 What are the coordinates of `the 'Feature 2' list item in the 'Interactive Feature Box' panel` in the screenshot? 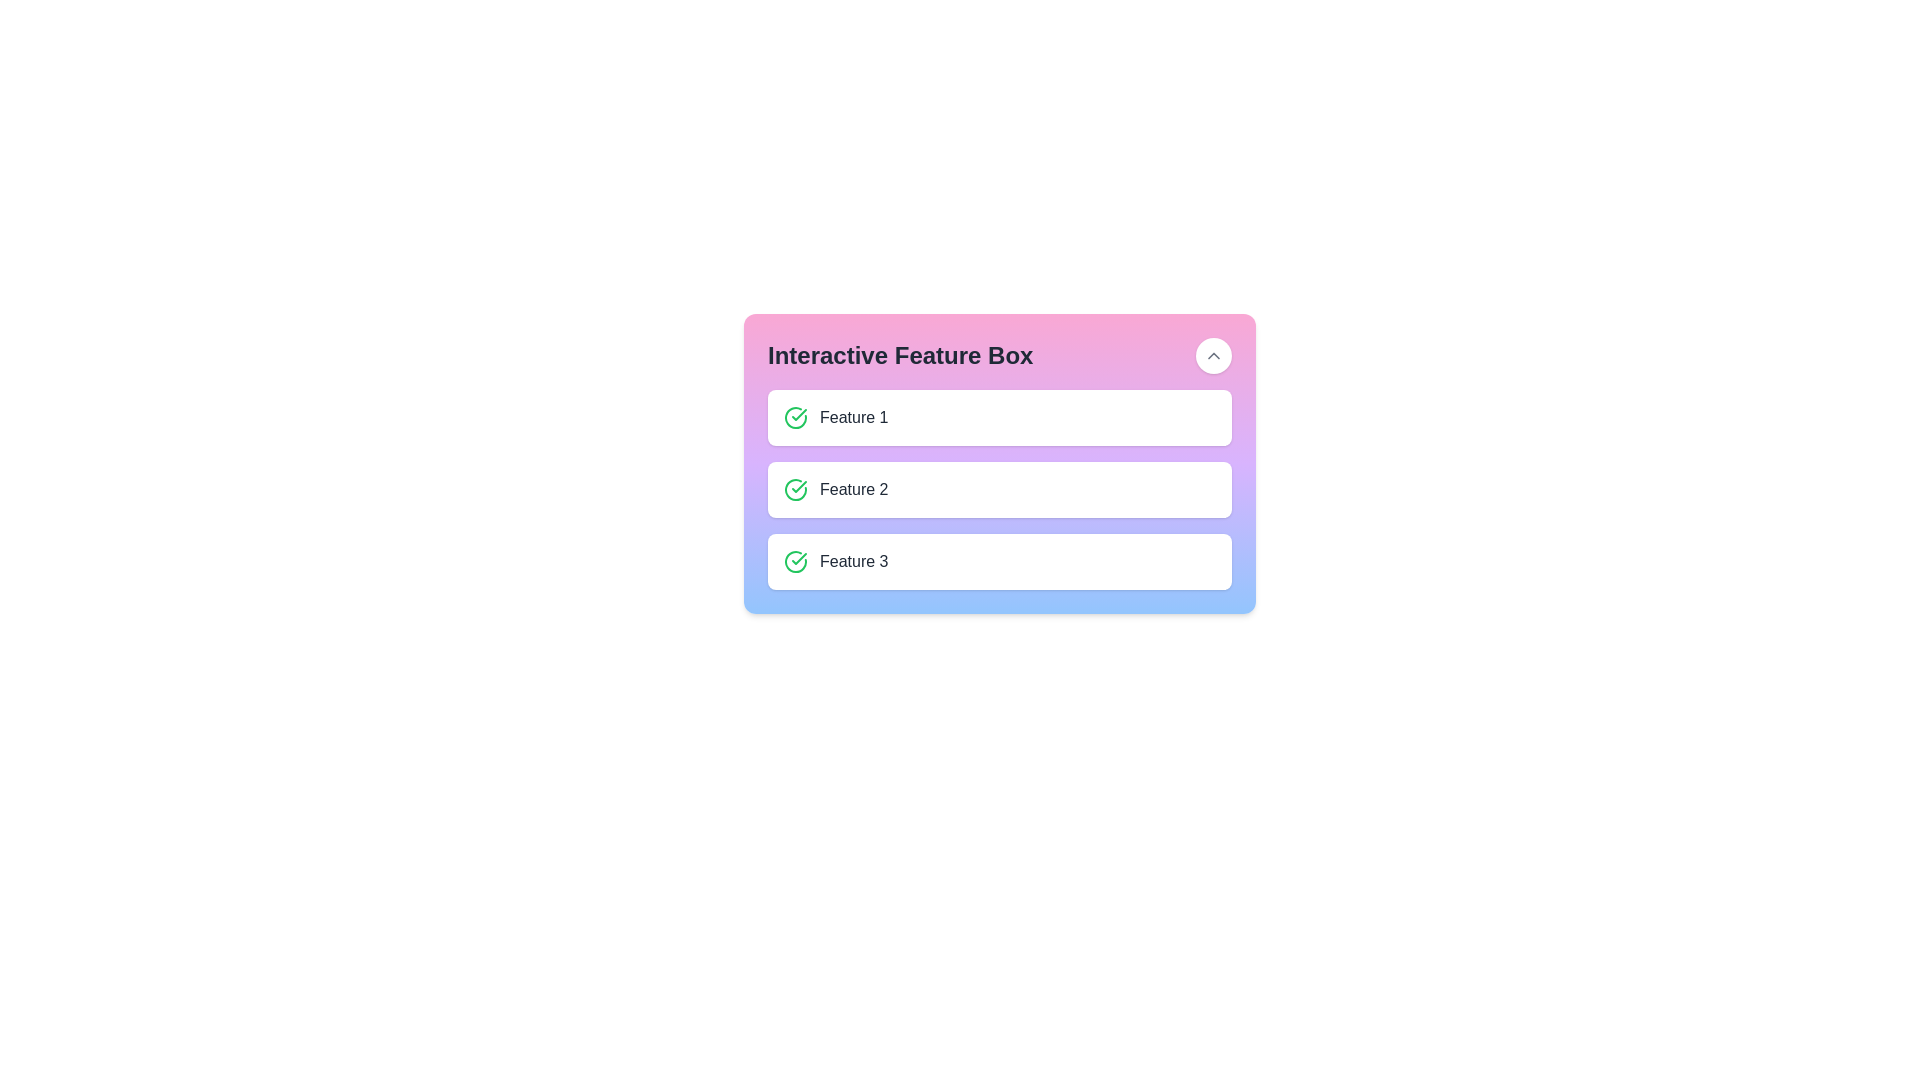 It's located at (999, 489).